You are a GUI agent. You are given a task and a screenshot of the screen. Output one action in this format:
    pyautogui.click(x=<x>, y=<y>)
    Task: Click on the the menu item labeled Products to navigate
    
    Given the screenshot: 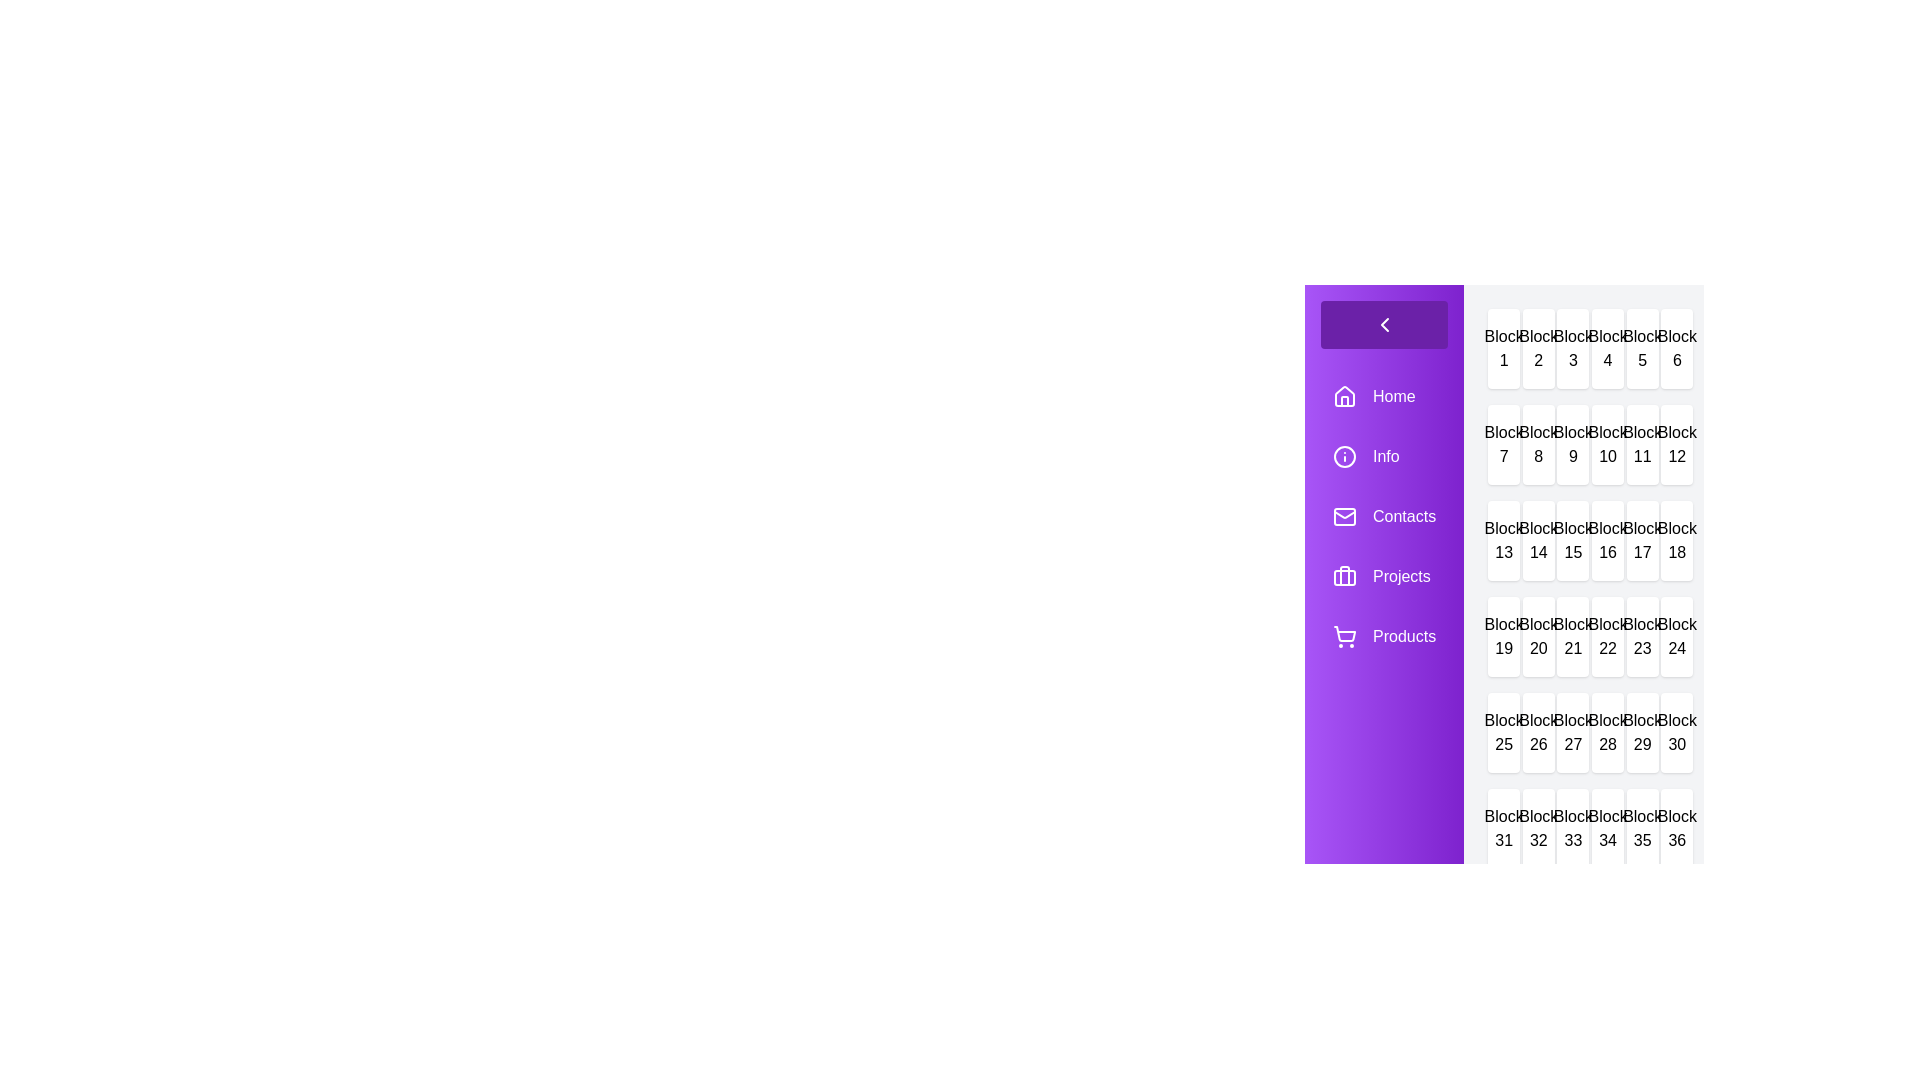 What is the action you would take?
    pyautogui.click(x=1382, y=636)
    